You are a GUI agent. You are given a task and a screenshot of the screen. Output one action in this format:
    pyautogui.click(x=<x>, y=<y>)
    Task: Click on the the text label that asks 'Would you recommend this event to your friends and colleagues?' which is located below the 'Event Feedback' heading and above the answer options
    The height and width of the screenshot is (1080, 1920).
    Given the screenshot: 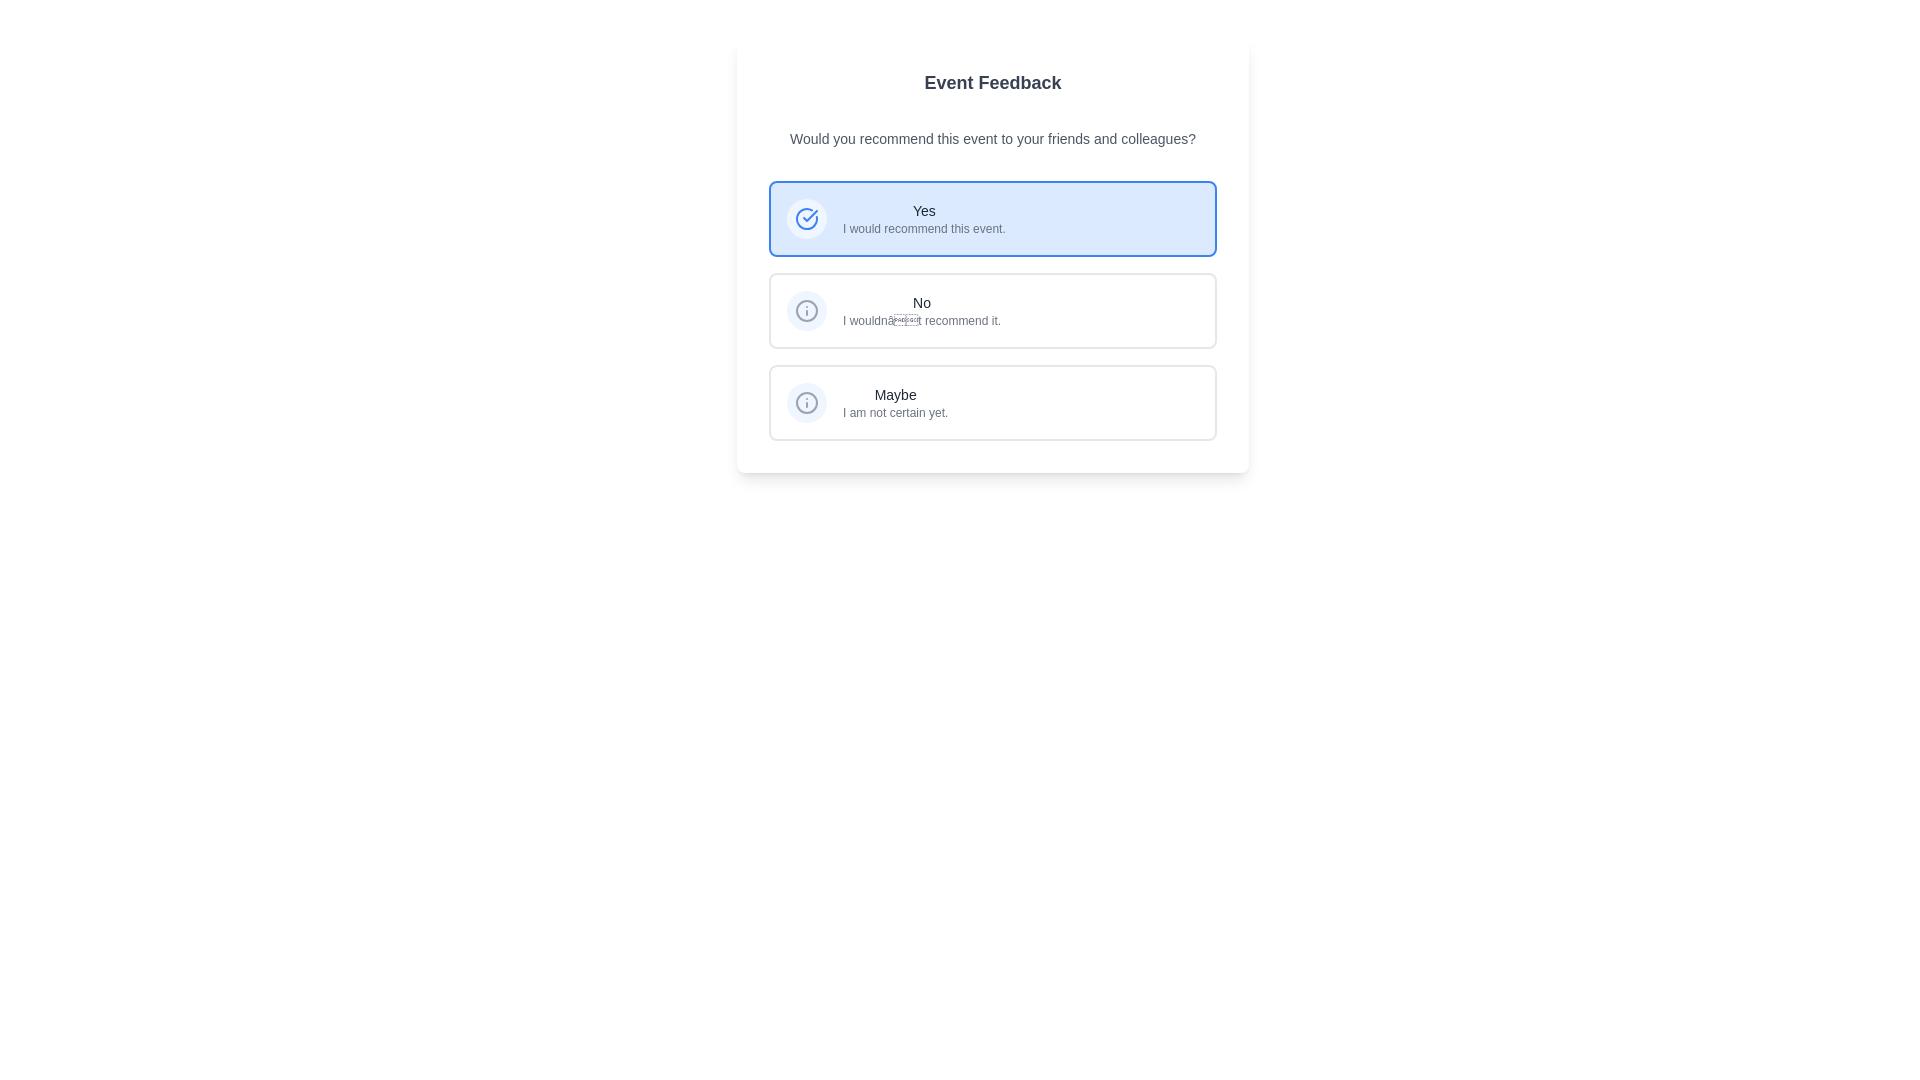 What is the action you would take?
    pyautogui.click(x=993, y=137)
    